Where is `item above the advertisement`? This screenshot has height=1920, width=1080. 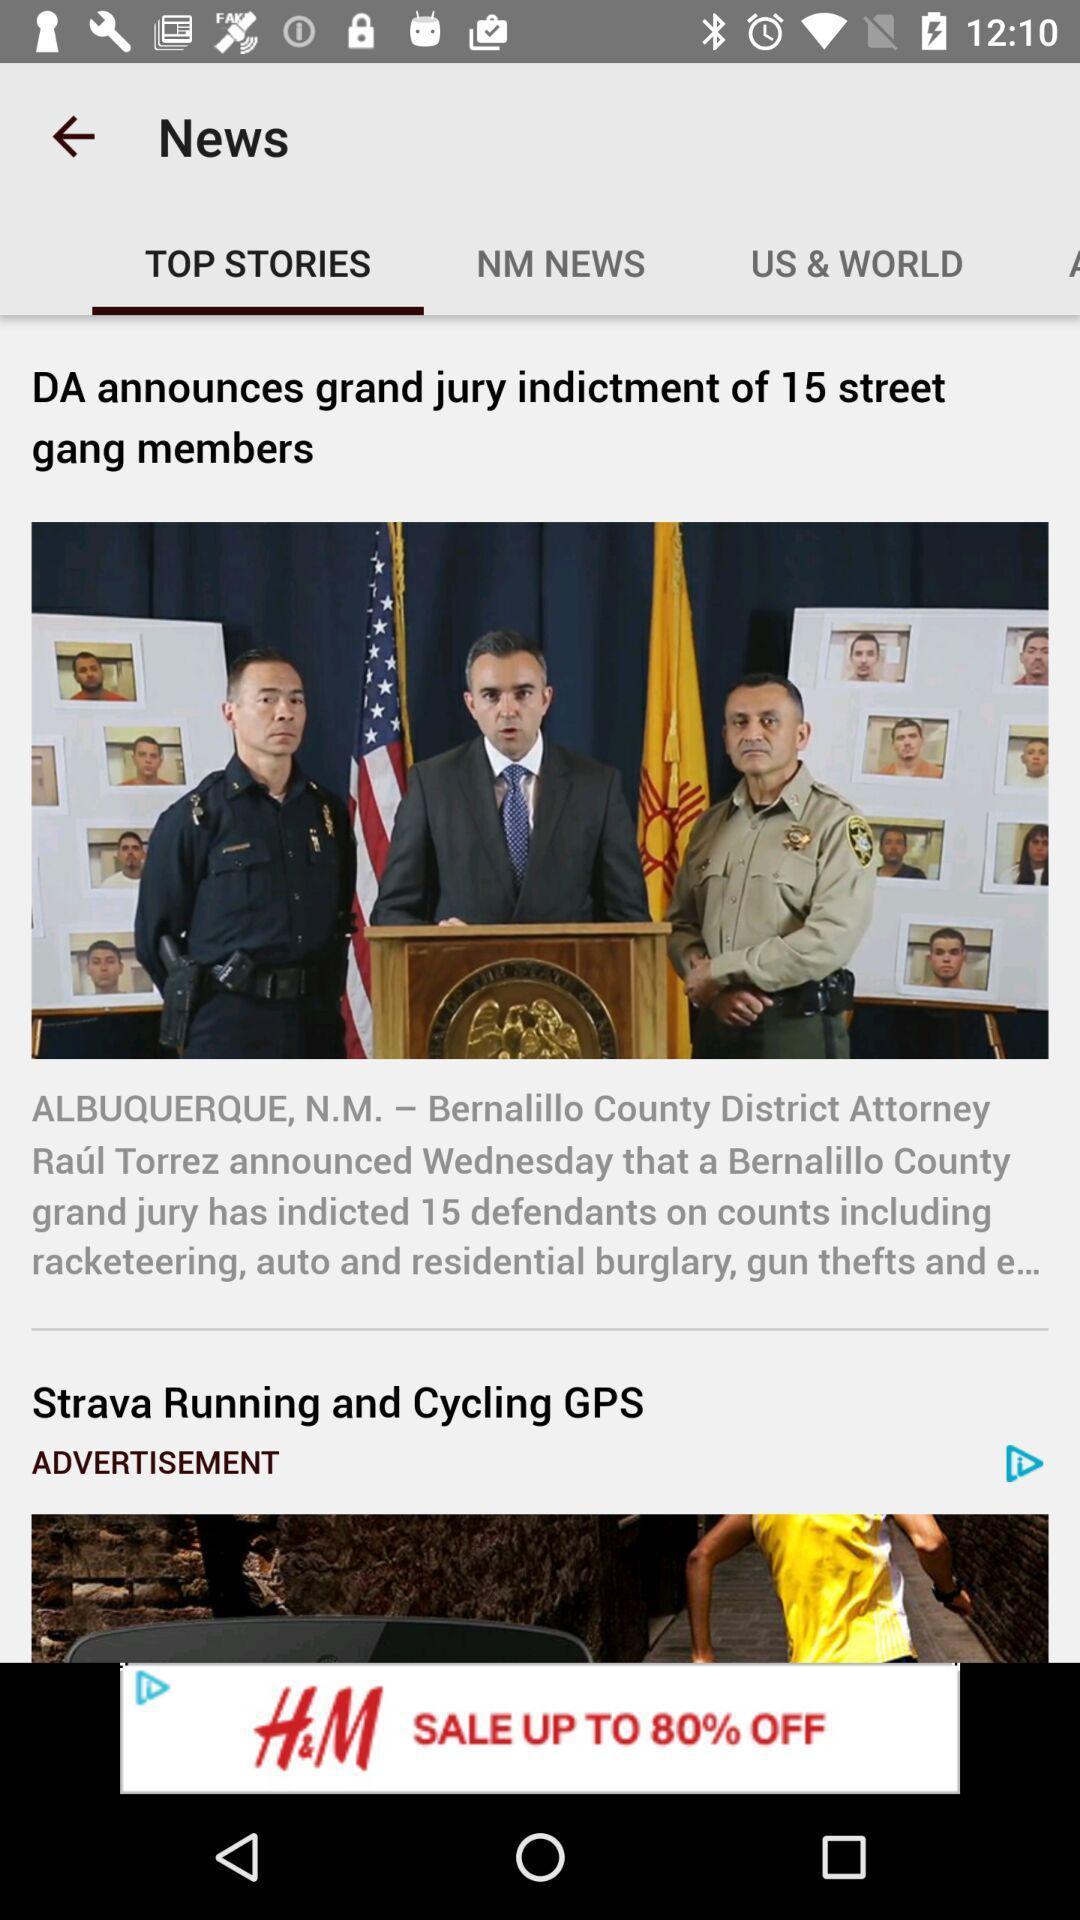 item above the advertisement is located at coordinates (540, 1400).